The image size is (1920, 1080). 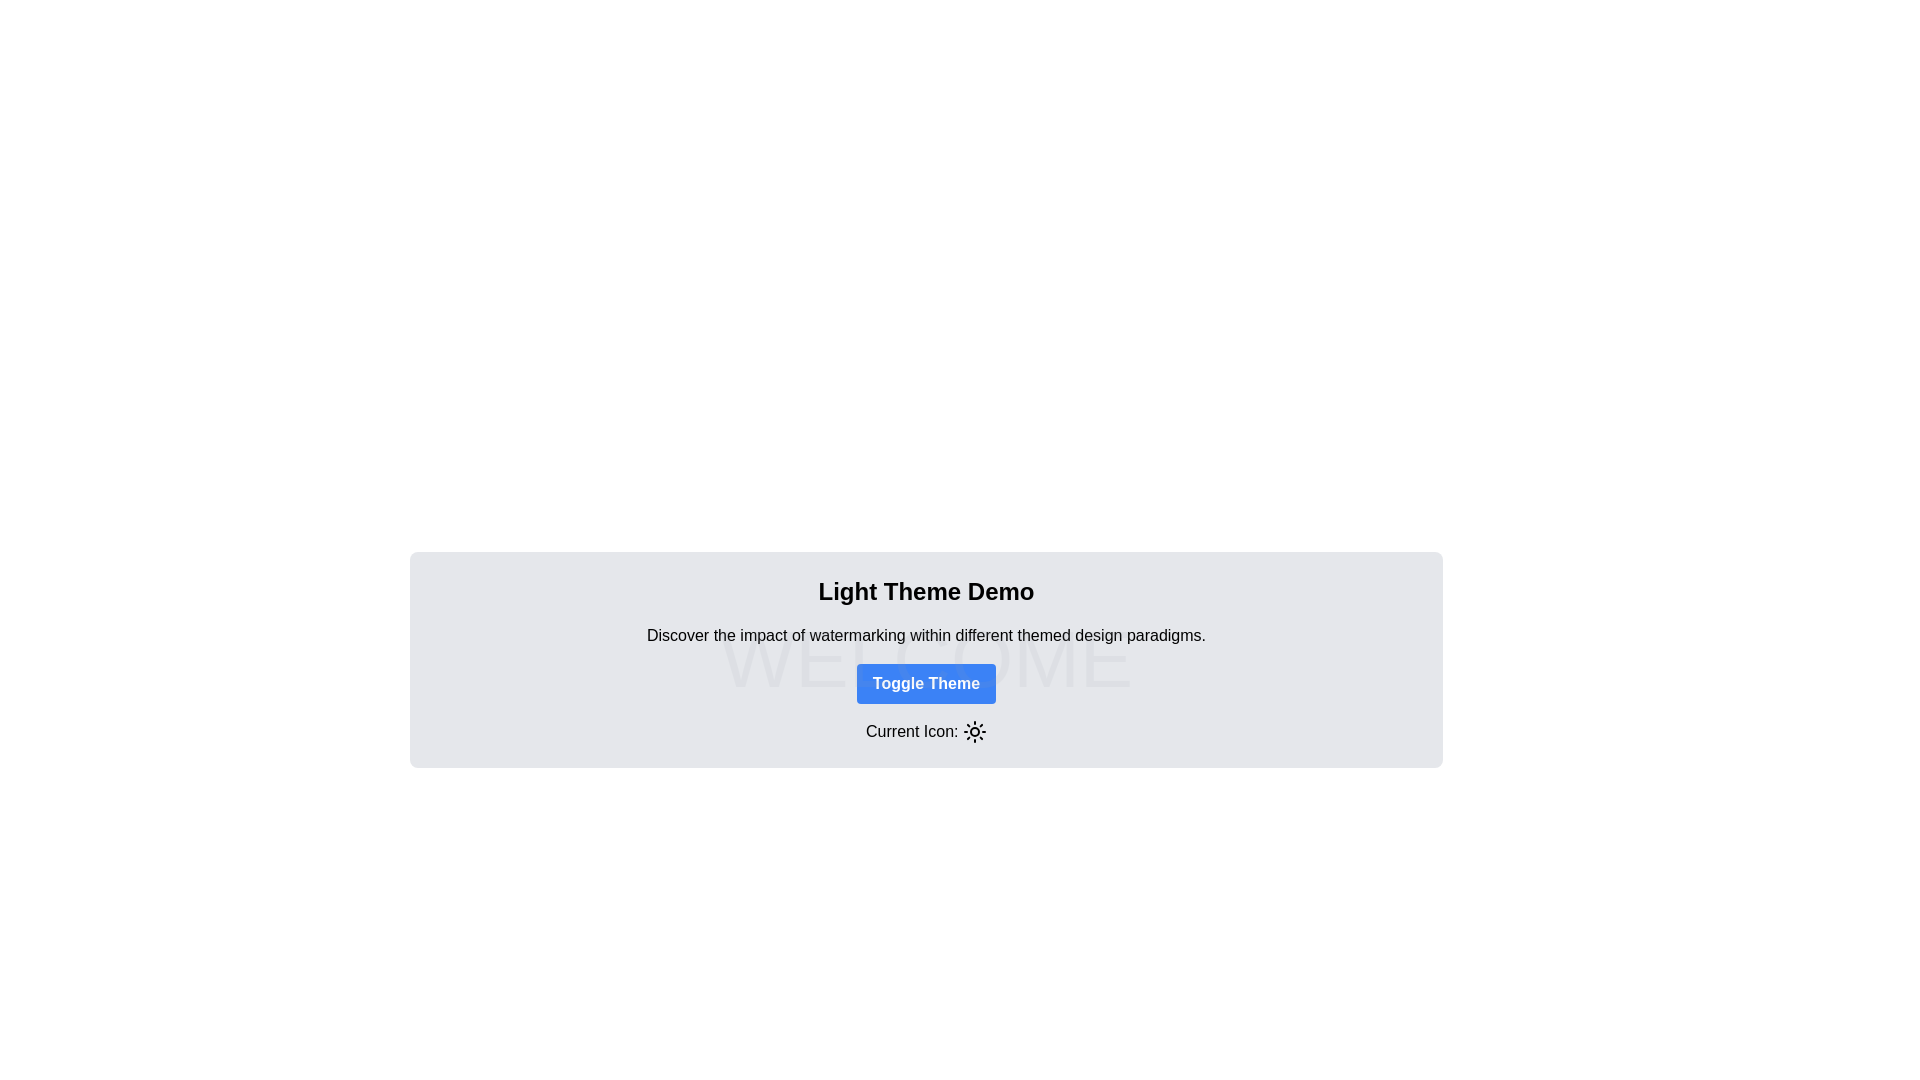 What do you see at coordinates (925, 659) in the screenshot?
I see `the Decorative text element displaying 'WELCOME' styled in a large font with a slanted appearance` at bounding box center [925, 659].